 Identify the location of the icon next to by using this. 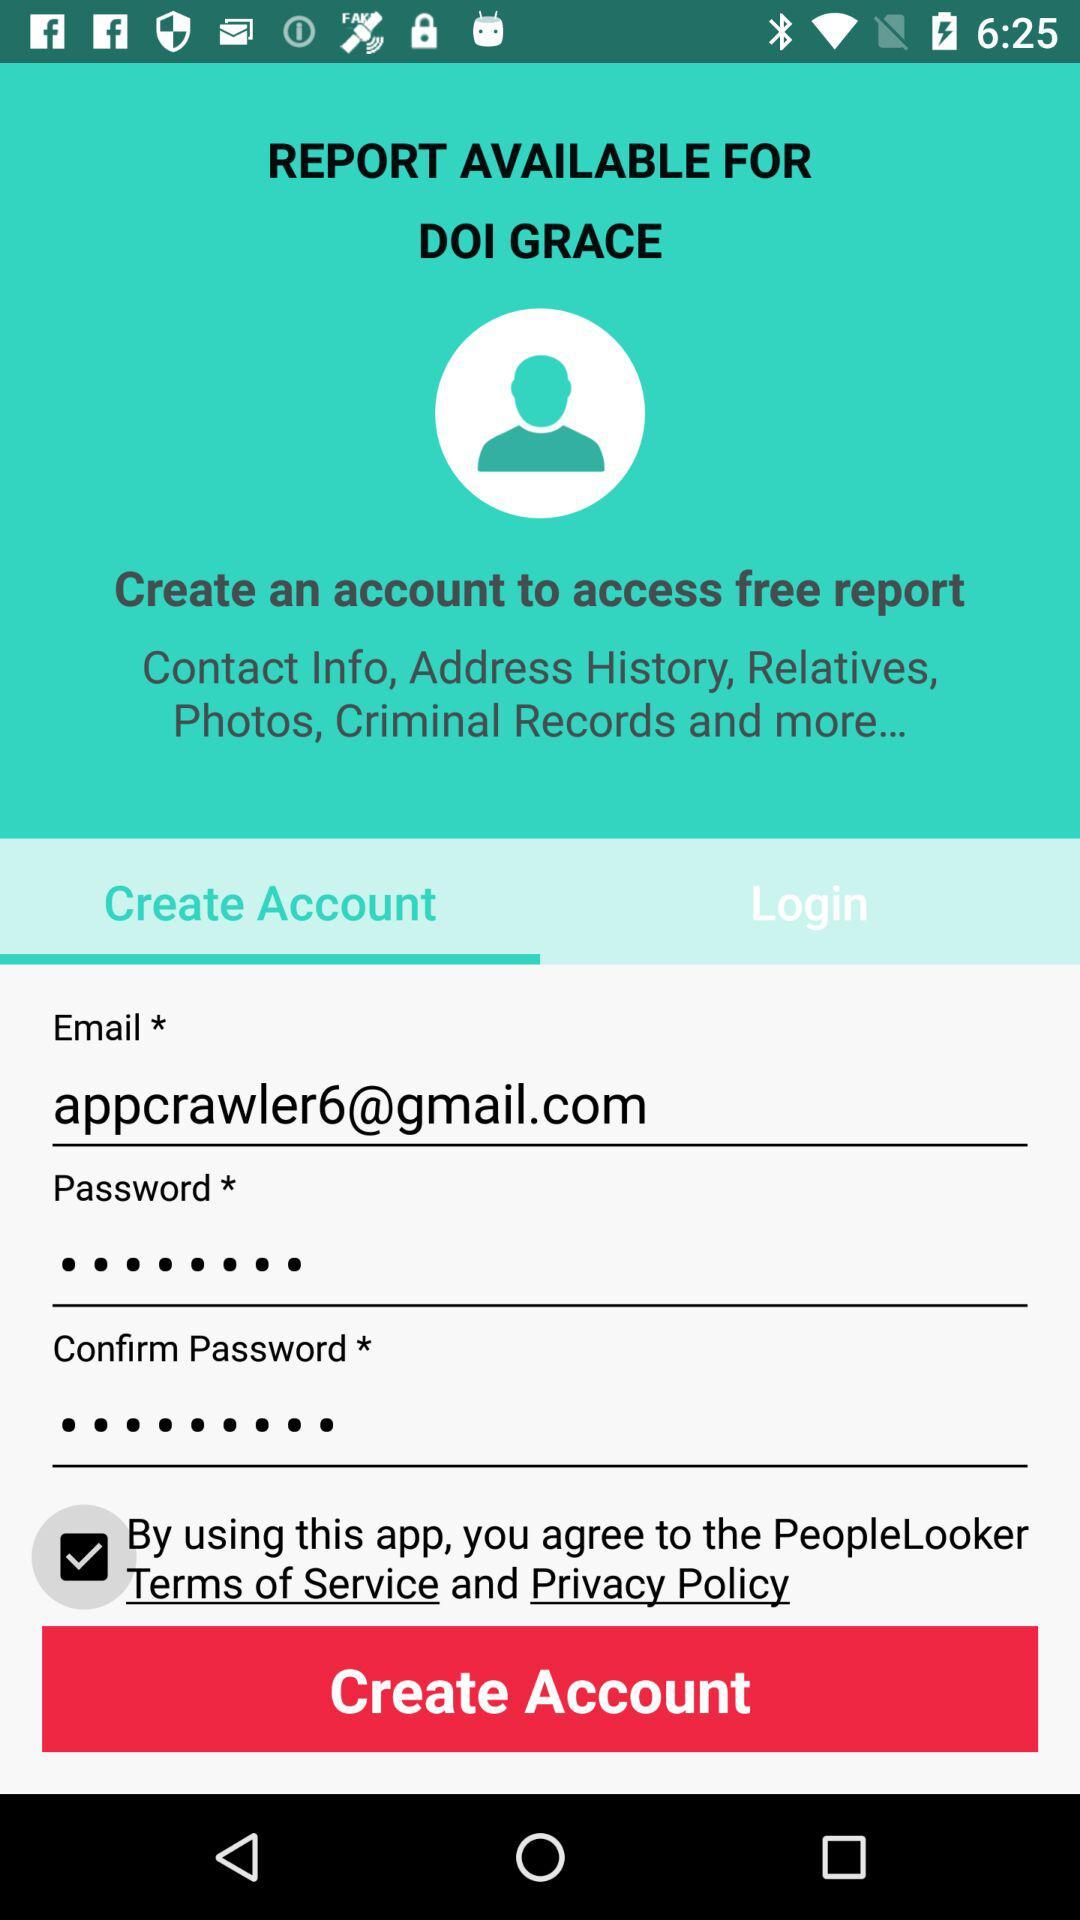
(83, 1555).